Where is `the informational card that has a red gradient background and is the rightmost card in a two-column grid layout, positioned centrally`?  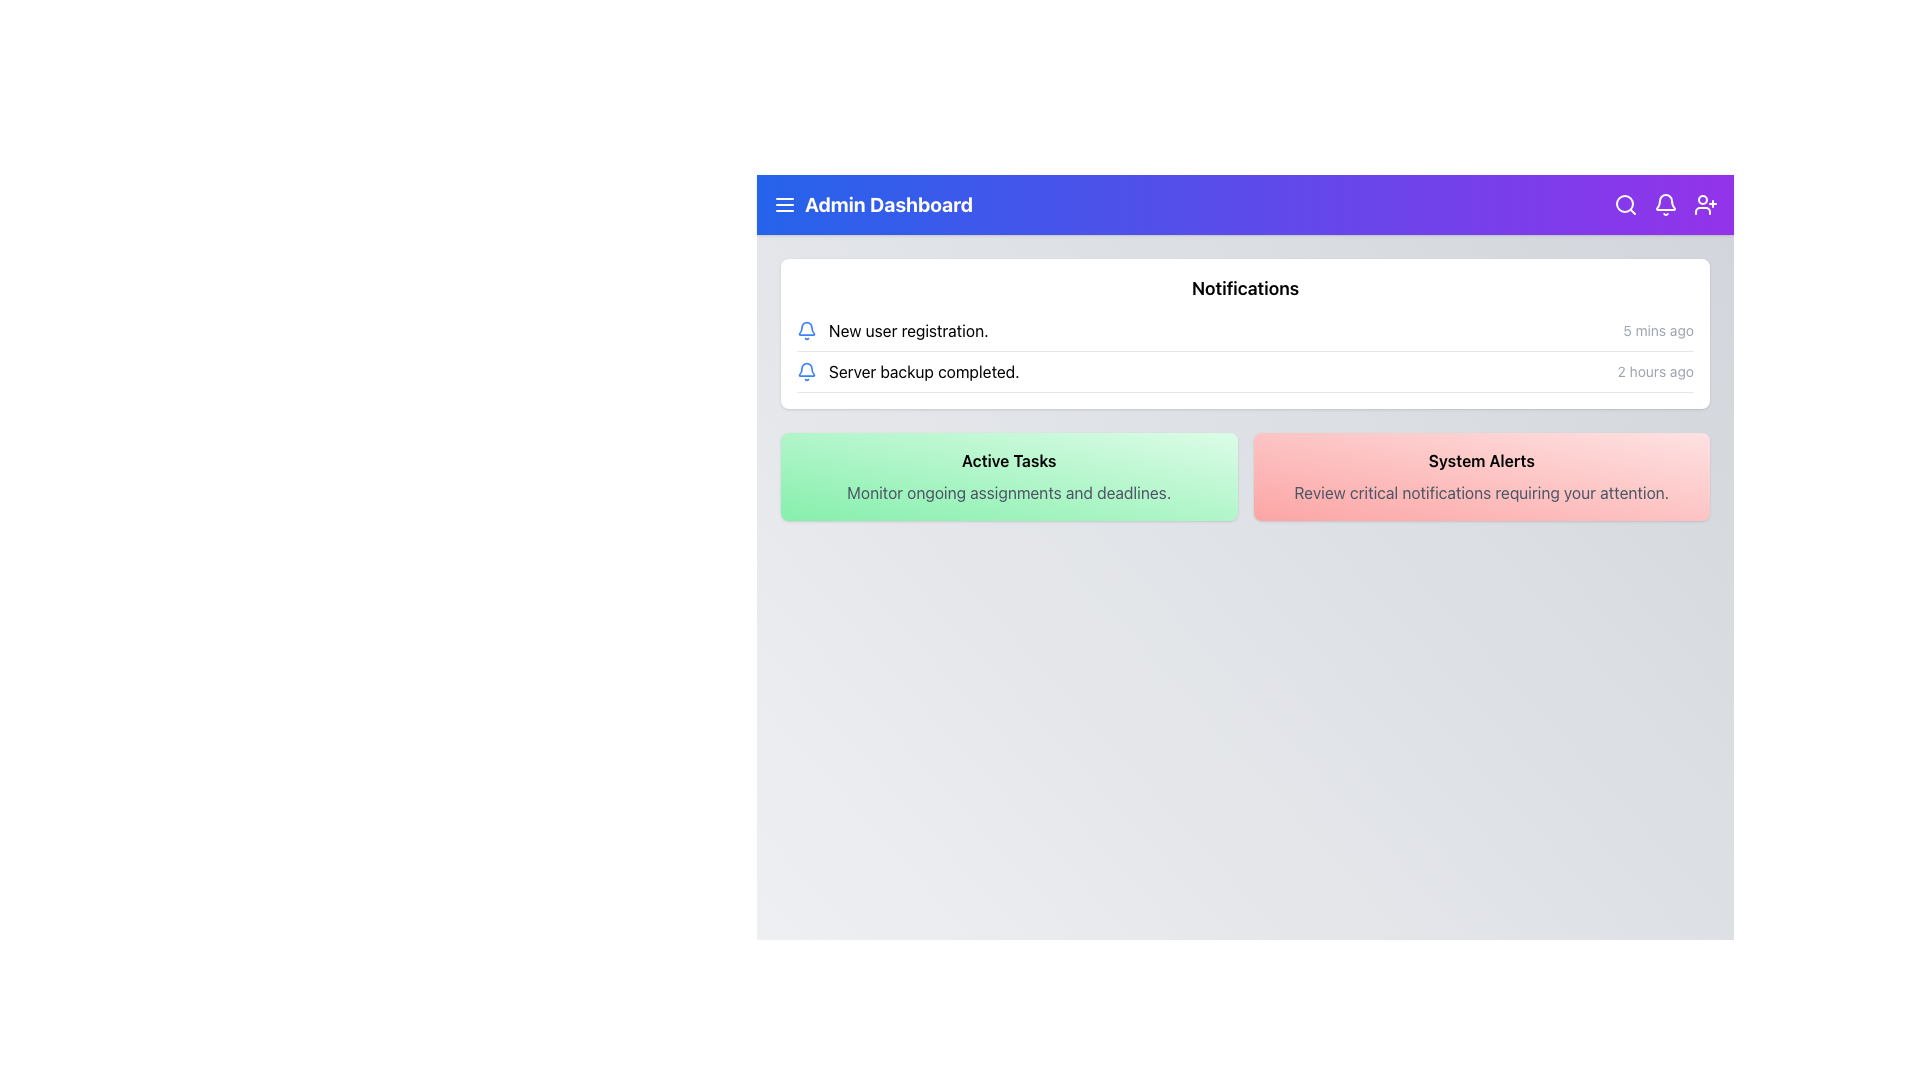 the informational card that has a red gradient background and is the rightmost card in a two-column grid layout, positioned centrally is located at coordinates (1481, 477).